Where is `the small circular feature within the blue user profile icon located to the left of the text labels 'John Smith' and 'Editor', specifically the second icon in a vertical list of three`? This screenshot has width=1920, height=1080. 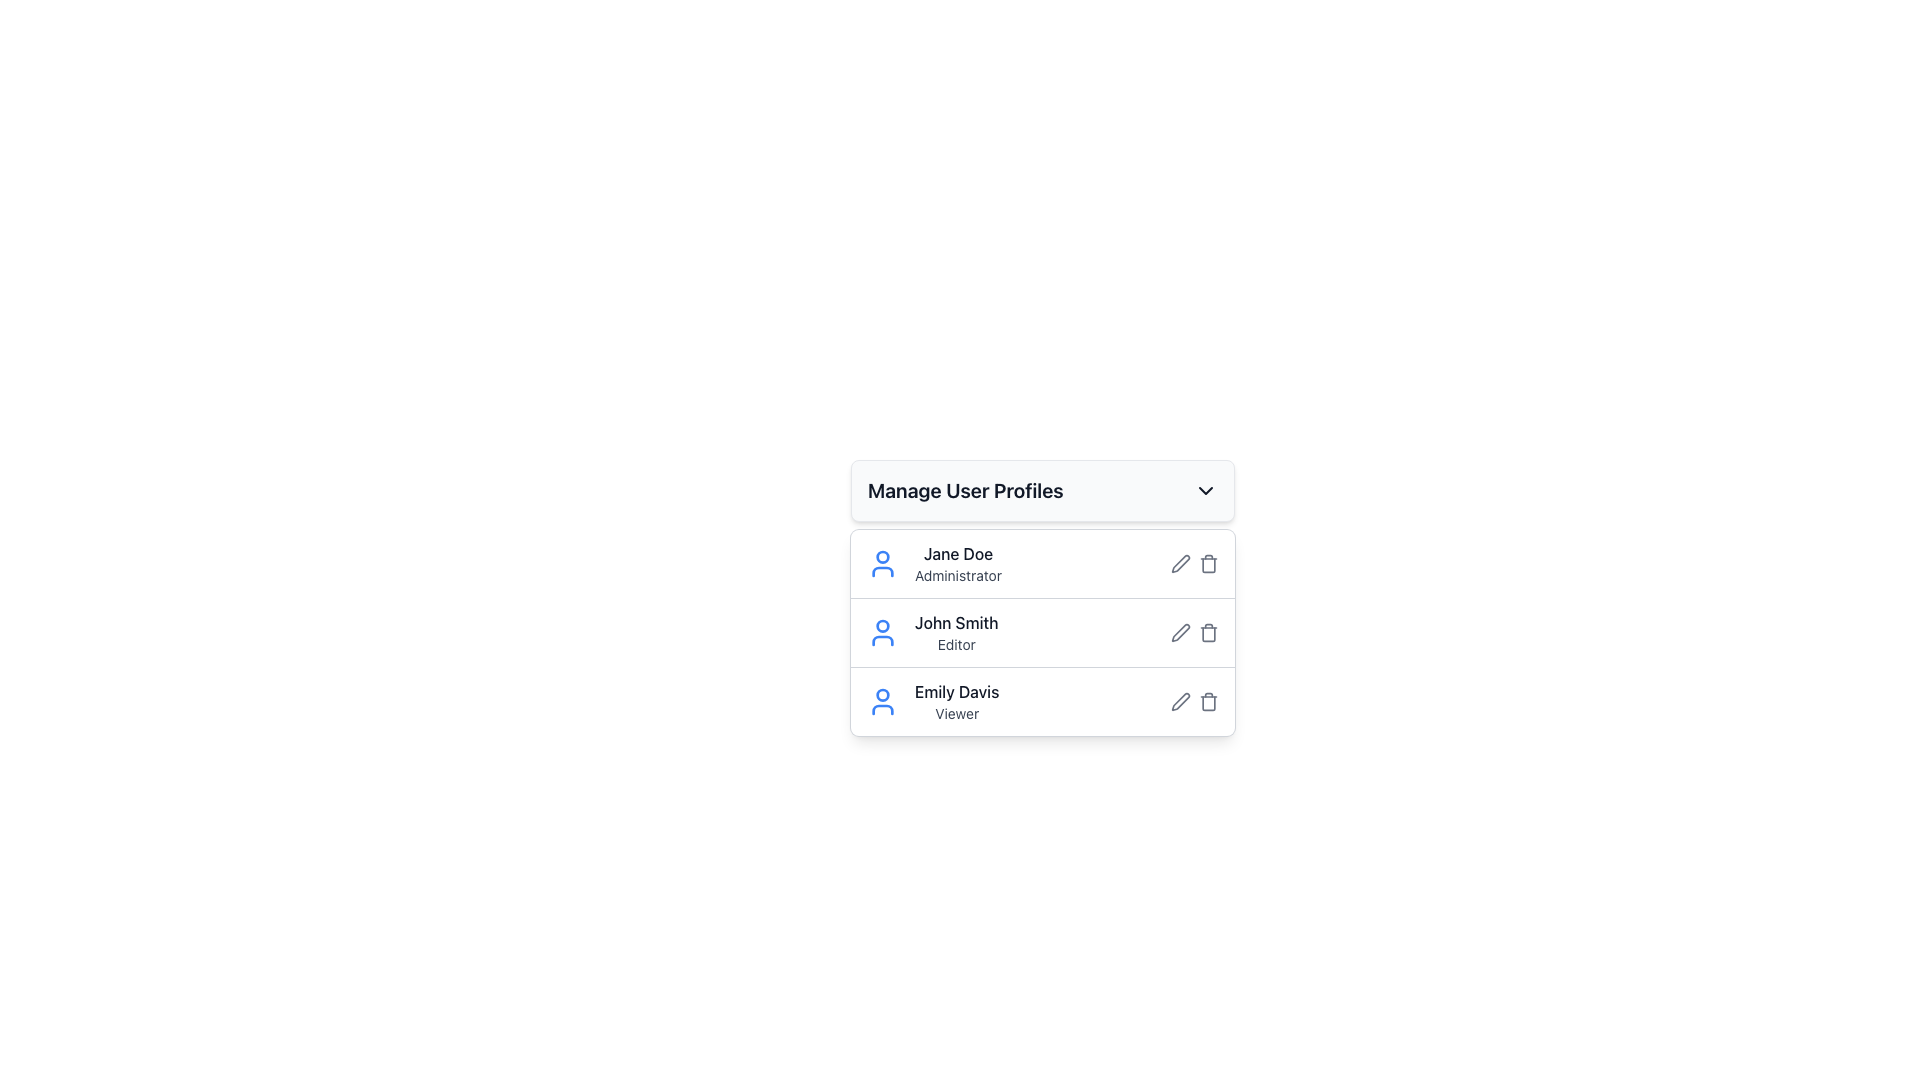
the small circular feature within the blue user profile icon located to the left of the text labels 'John Smith' and 'Editor', specifically the second icon in a vertical list of three is located at coordinates (882, 624).